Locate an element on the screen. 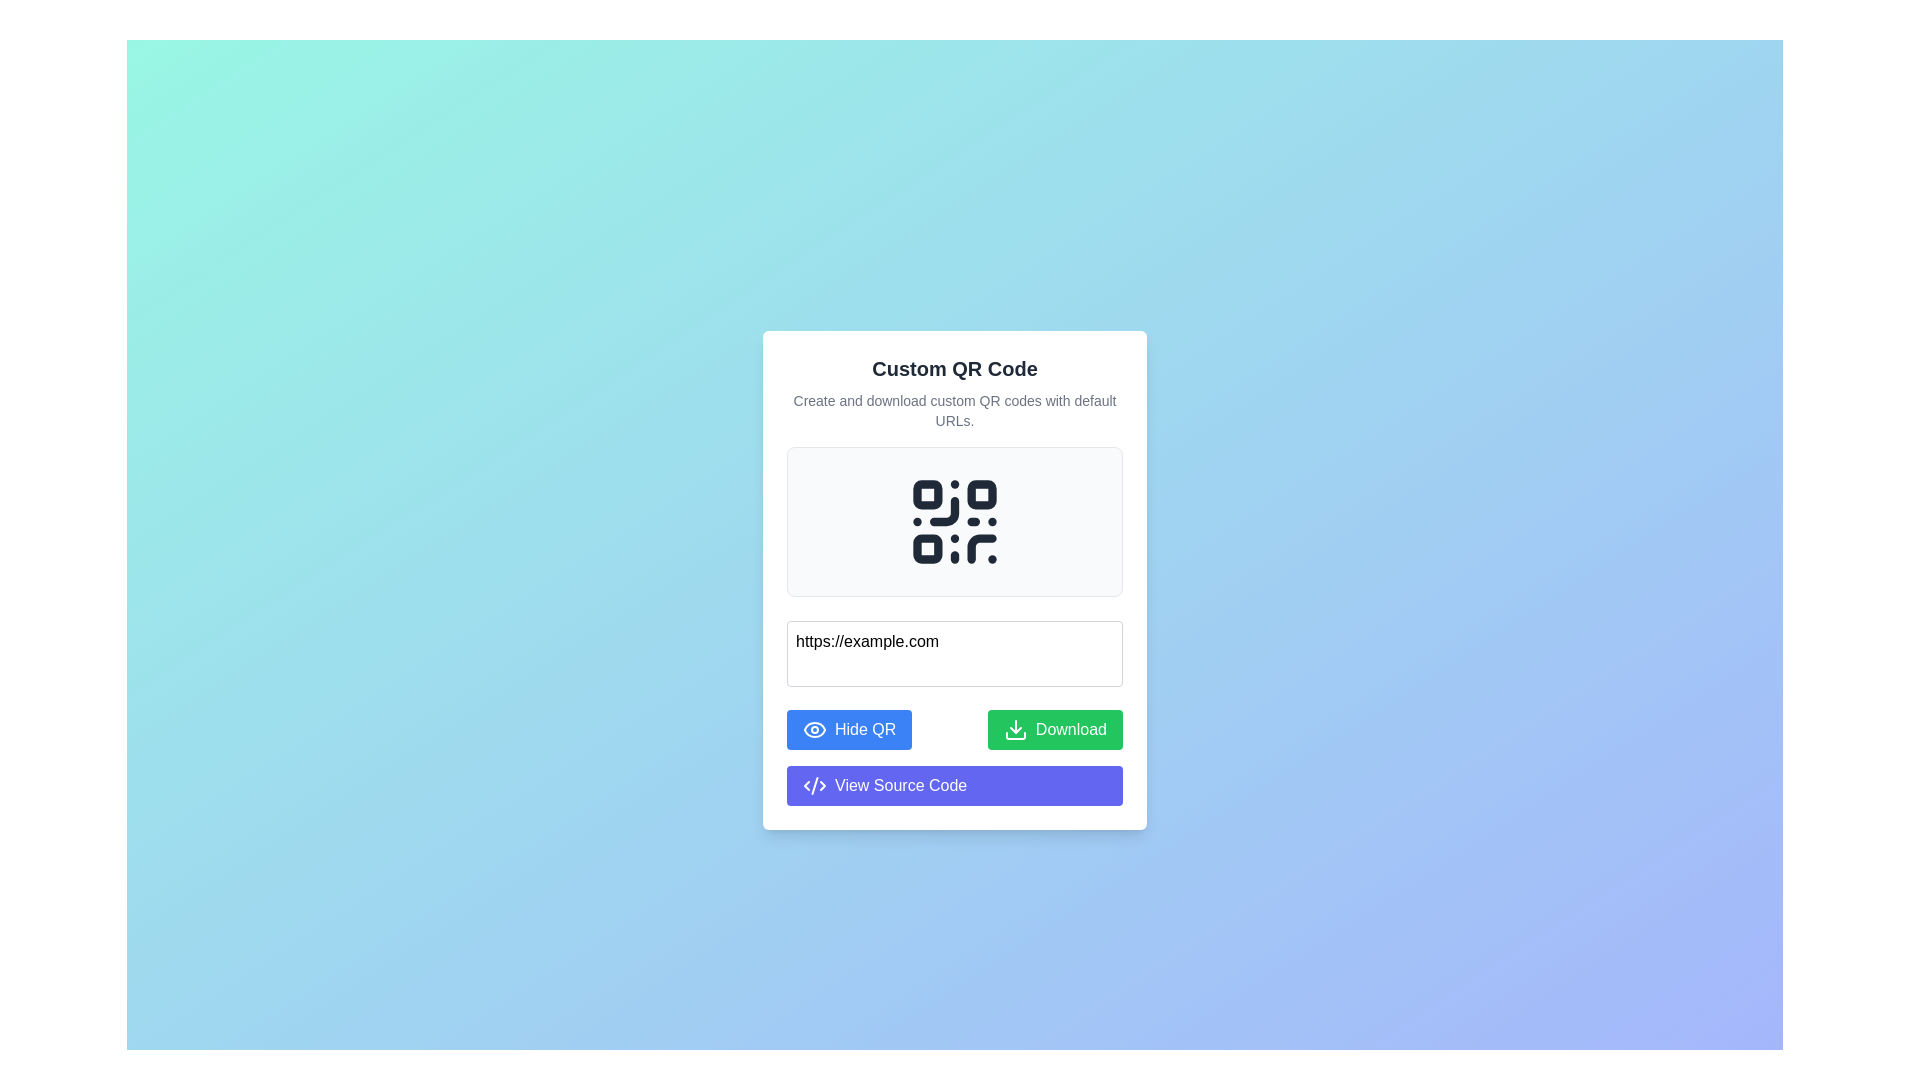 The height and width of the screenshot is (1080, 1920). the button located below the text input field and adjacent to the green 'Download' button is located at coordinates (849, 729).